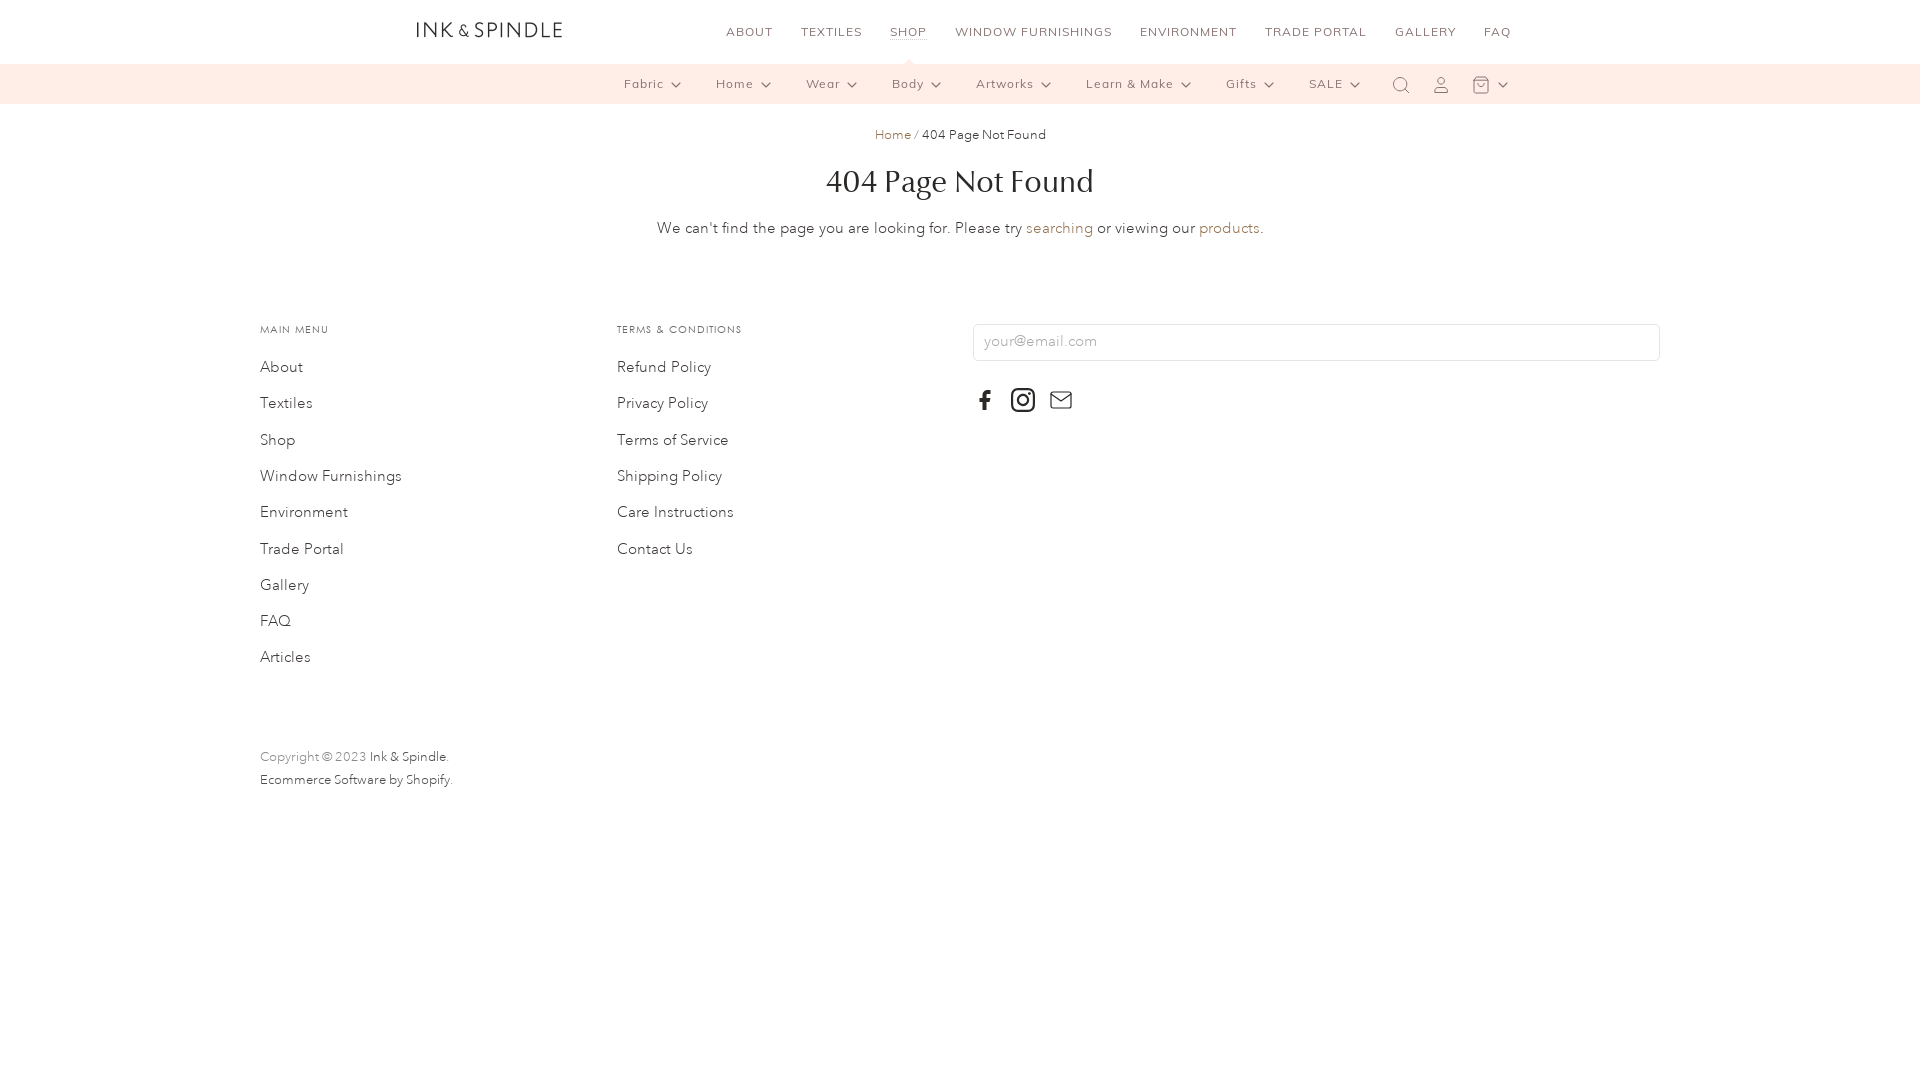  Describe the element at coordinates (1033, 31) in the screenshot. I see `'WINDOW FURNISHINGS'` at that location.